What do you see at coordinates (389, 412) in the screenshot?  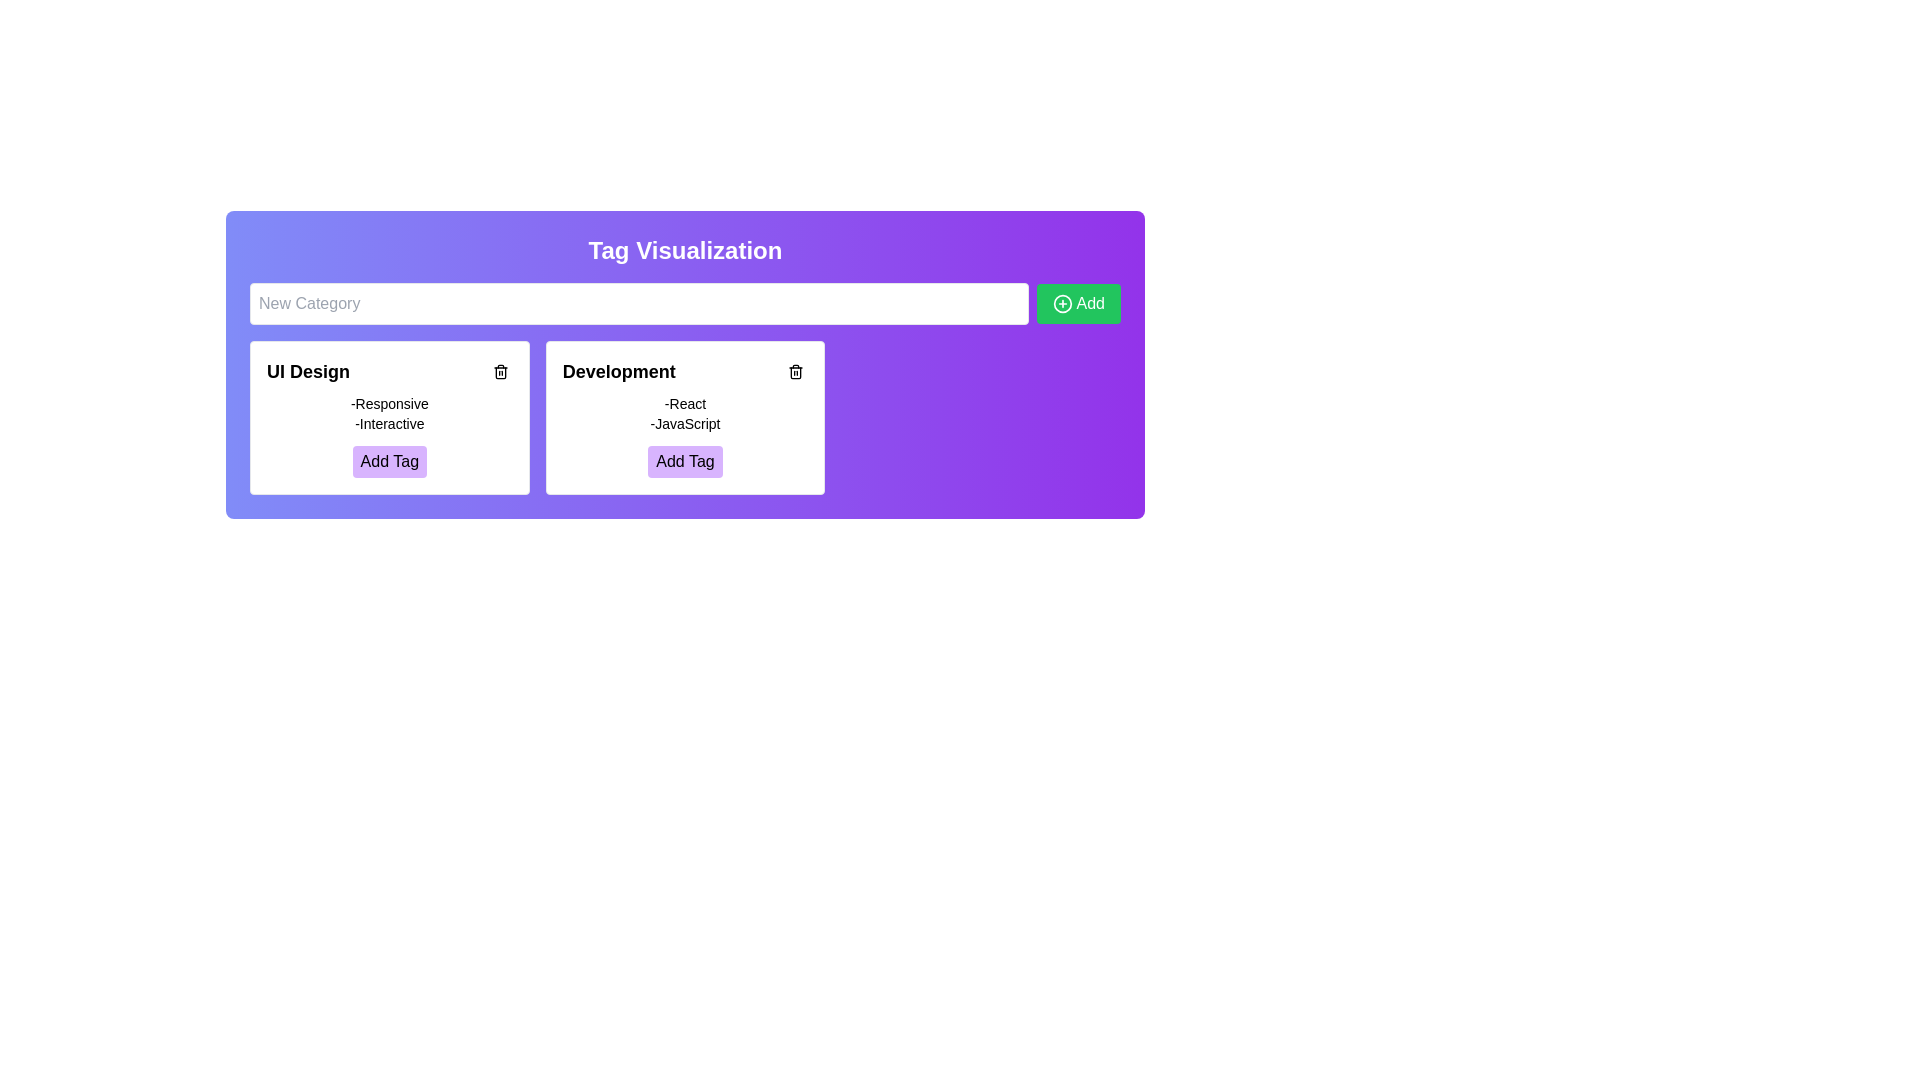 I see `the static text section that displays descriptive labels or categories related to 'UI Design', which is located within the 'UI Design' card and above the 'Add Tag' button` at bounding box center [389, 412].